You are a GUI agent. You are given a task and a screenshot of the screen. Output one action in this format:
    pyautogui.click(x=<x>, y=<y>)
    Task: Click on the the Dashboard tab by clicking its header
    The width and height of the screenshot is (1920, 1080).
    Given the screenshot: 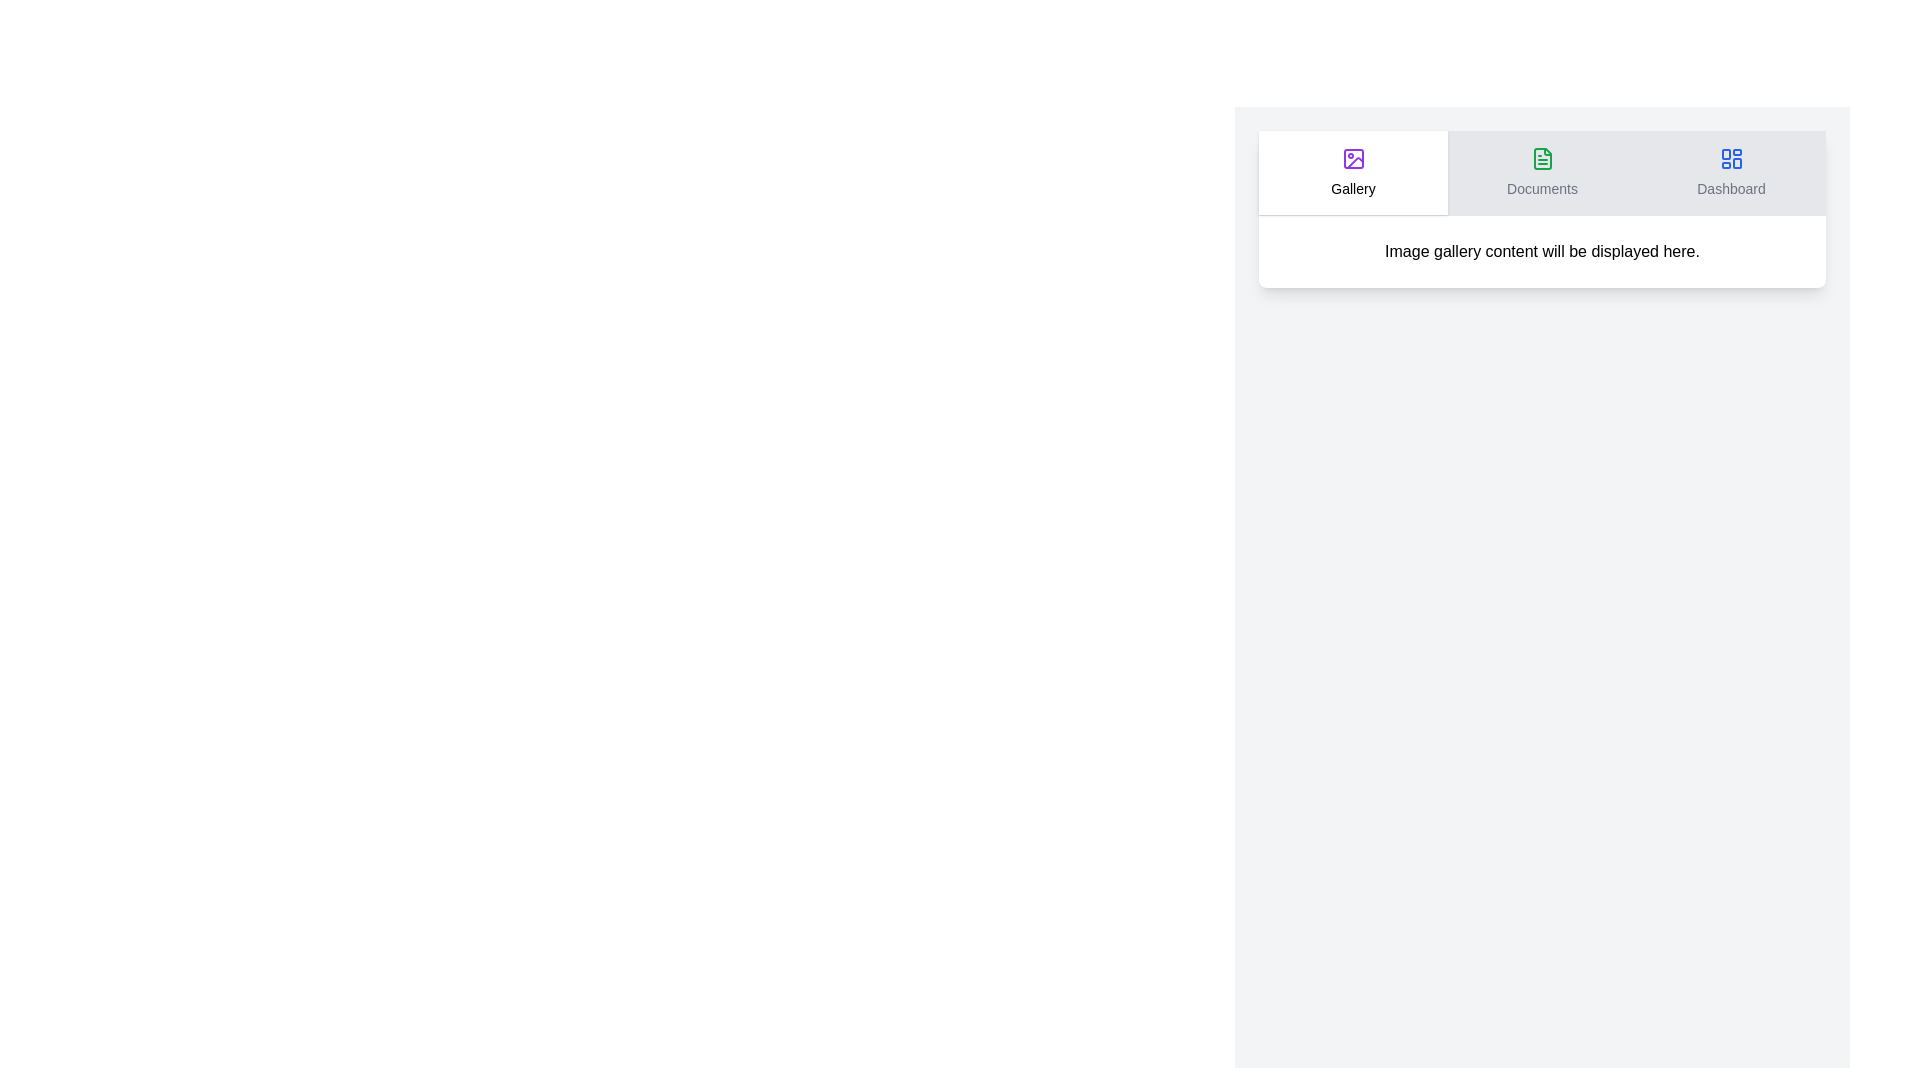 What is the action you would take?
    pyautogui.click(x=1730, y=172)
    